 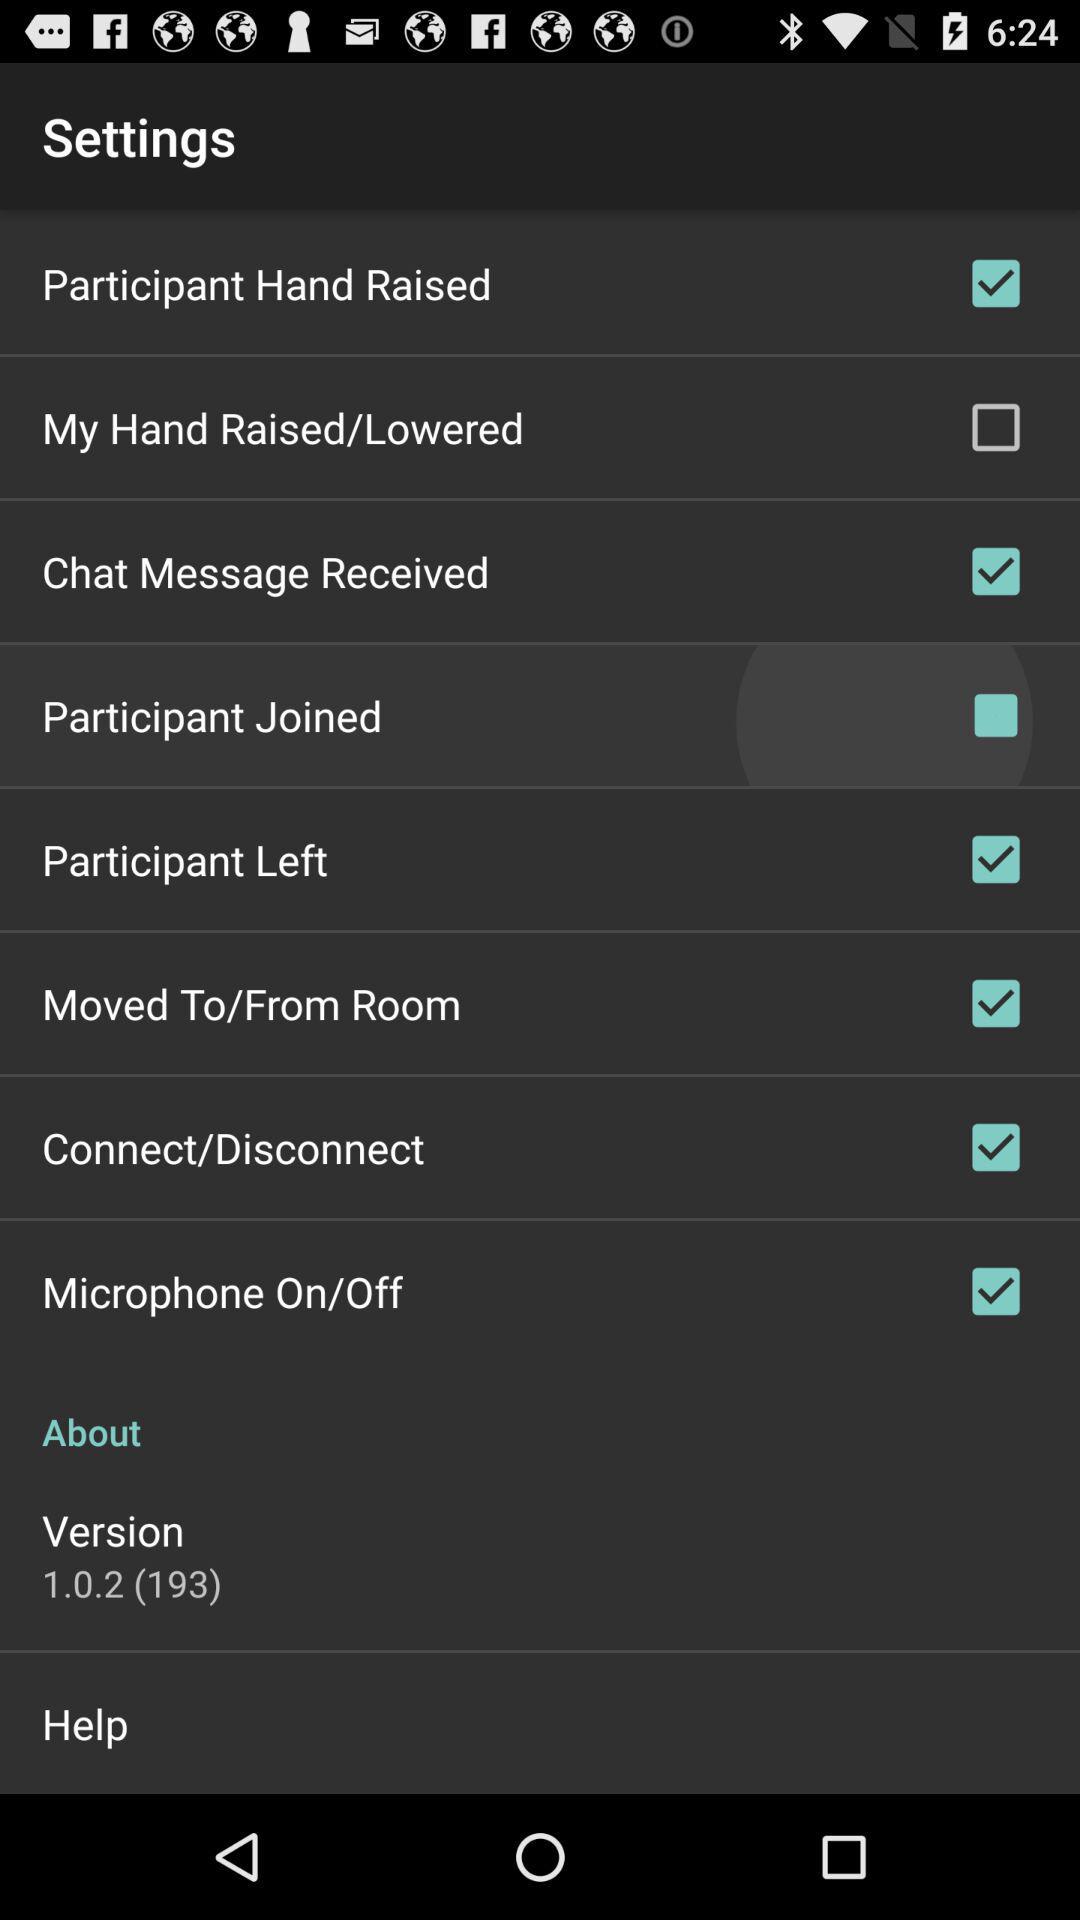 What do you see at coordinates (131, 1582) in the screenshot?
I see `1 0 2` at bounding box center [131, 1582].